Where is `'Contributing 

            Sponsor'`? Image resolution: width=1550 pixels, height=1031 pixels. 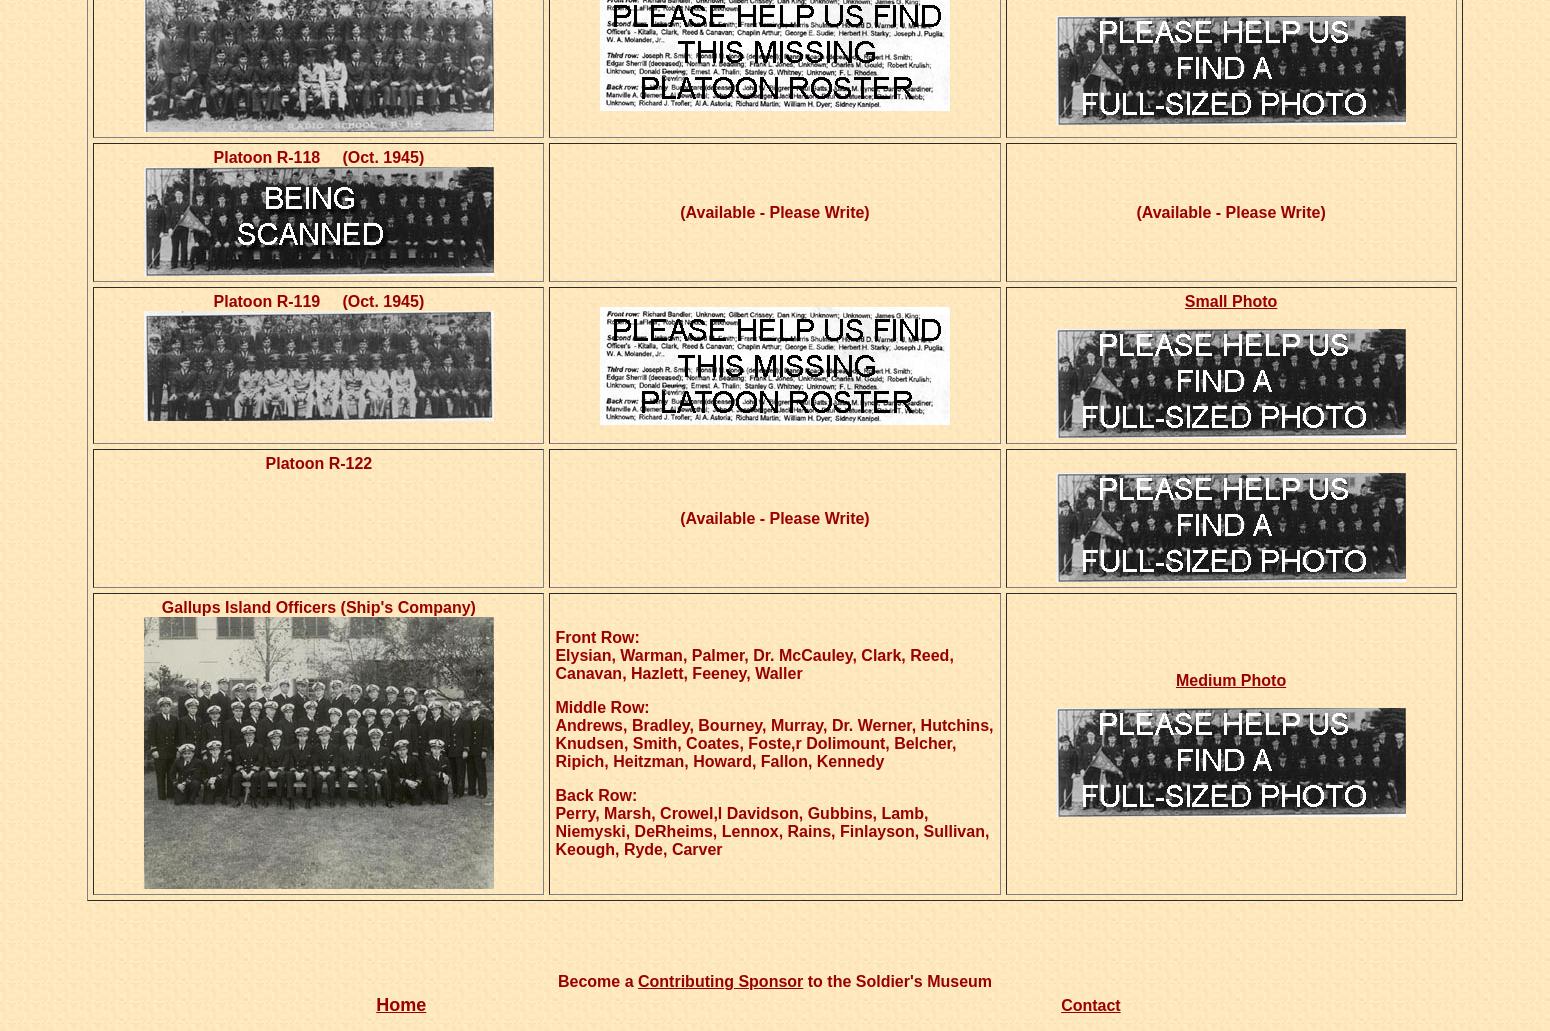
'Contributing 

            Sponsor' is located at coordinates (720, 980).